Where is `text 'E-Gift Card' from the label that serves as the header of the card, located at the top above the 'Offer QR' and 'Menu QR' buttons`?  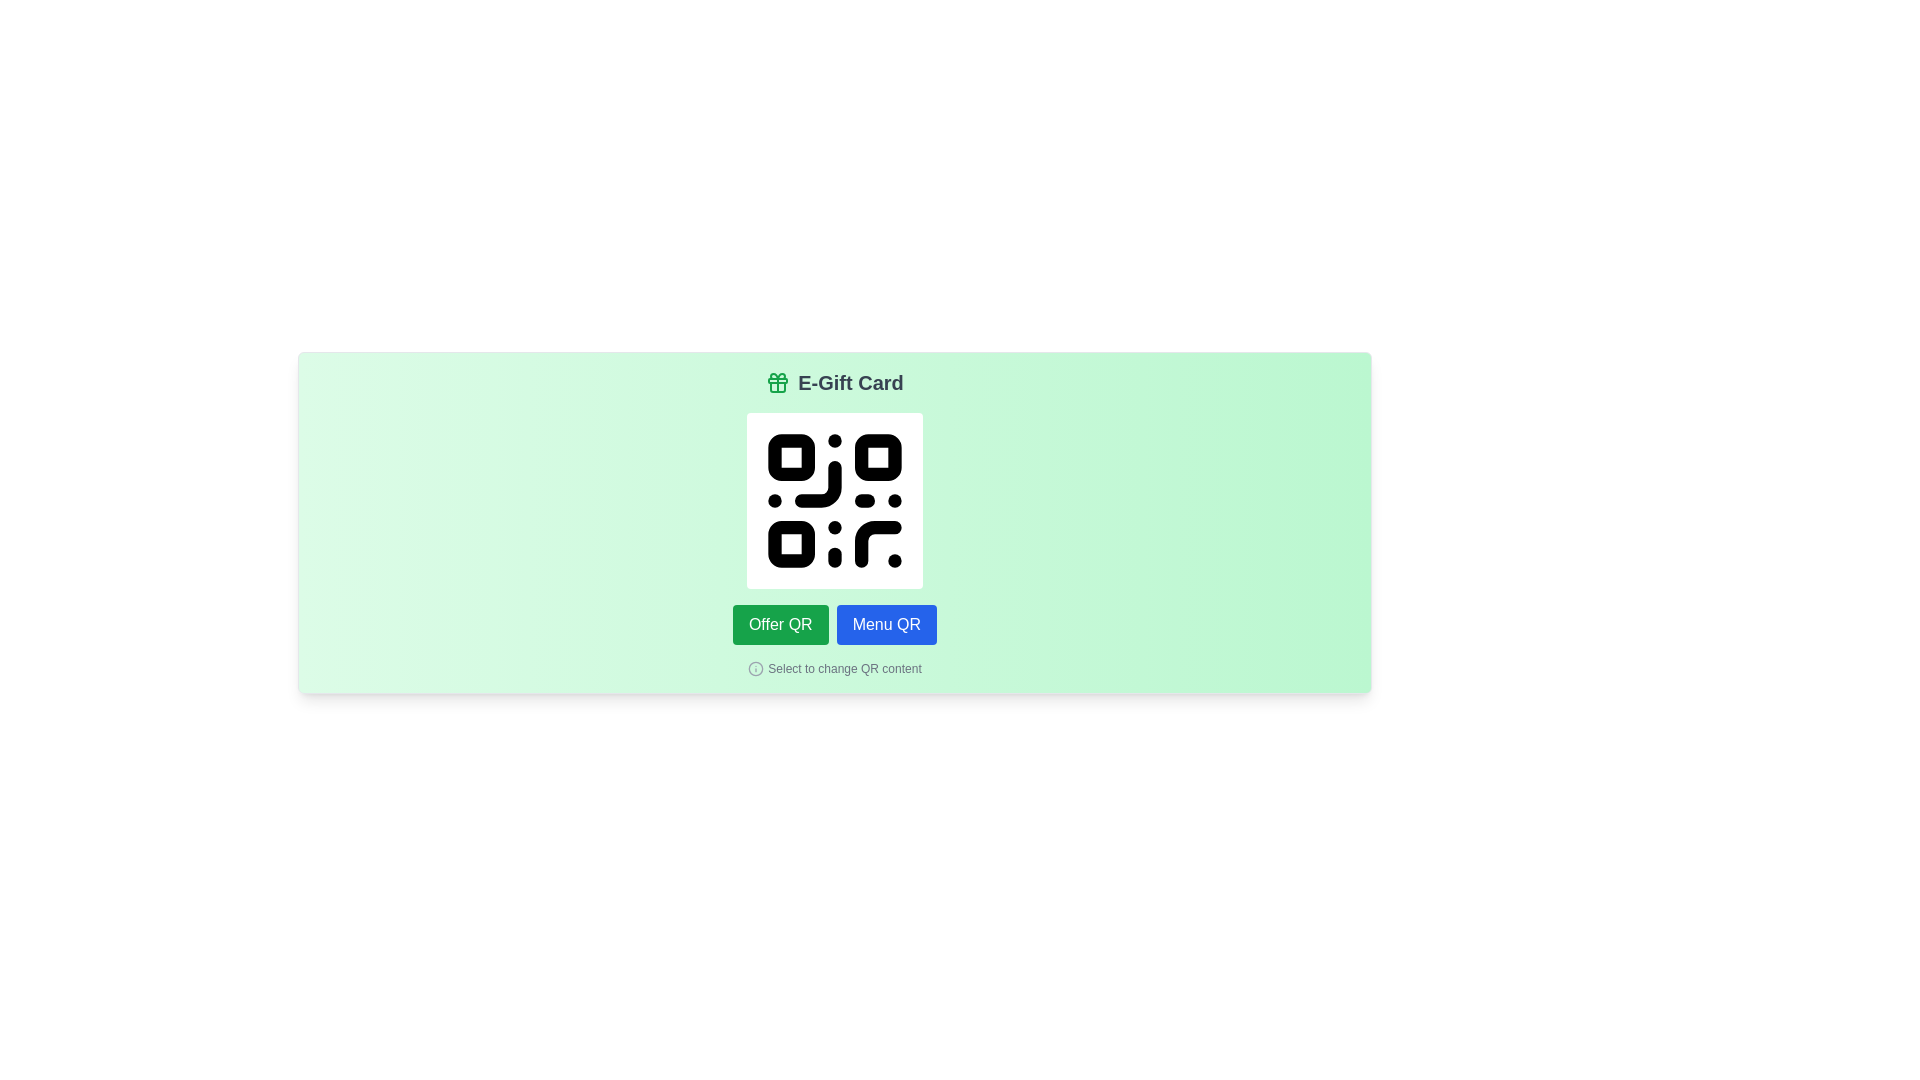
text 'E-Gift Card' from the label that serves as the header of the card, located at the top above the 'Offer QR' and 'Menu QR' buttons is located at coordinates (835, 382).